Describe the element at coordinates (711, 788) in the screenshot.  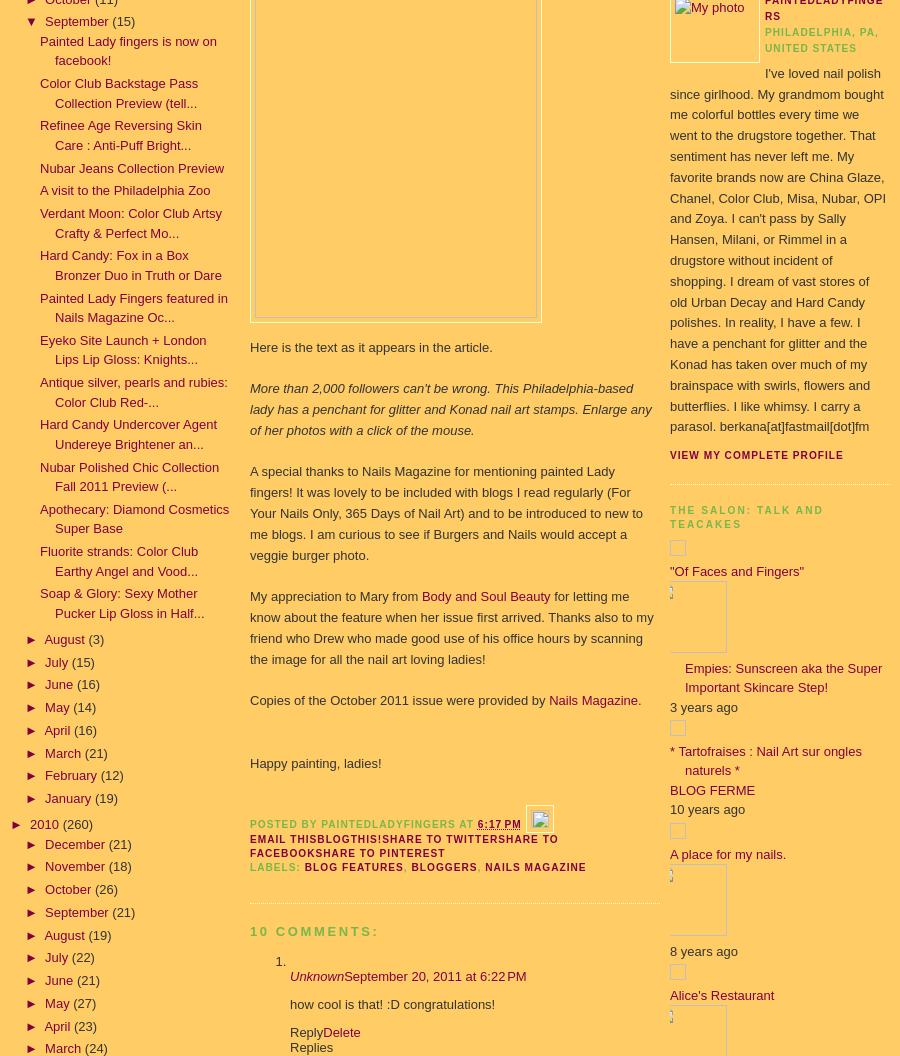
I see `'BLOG FERME'` at that location.